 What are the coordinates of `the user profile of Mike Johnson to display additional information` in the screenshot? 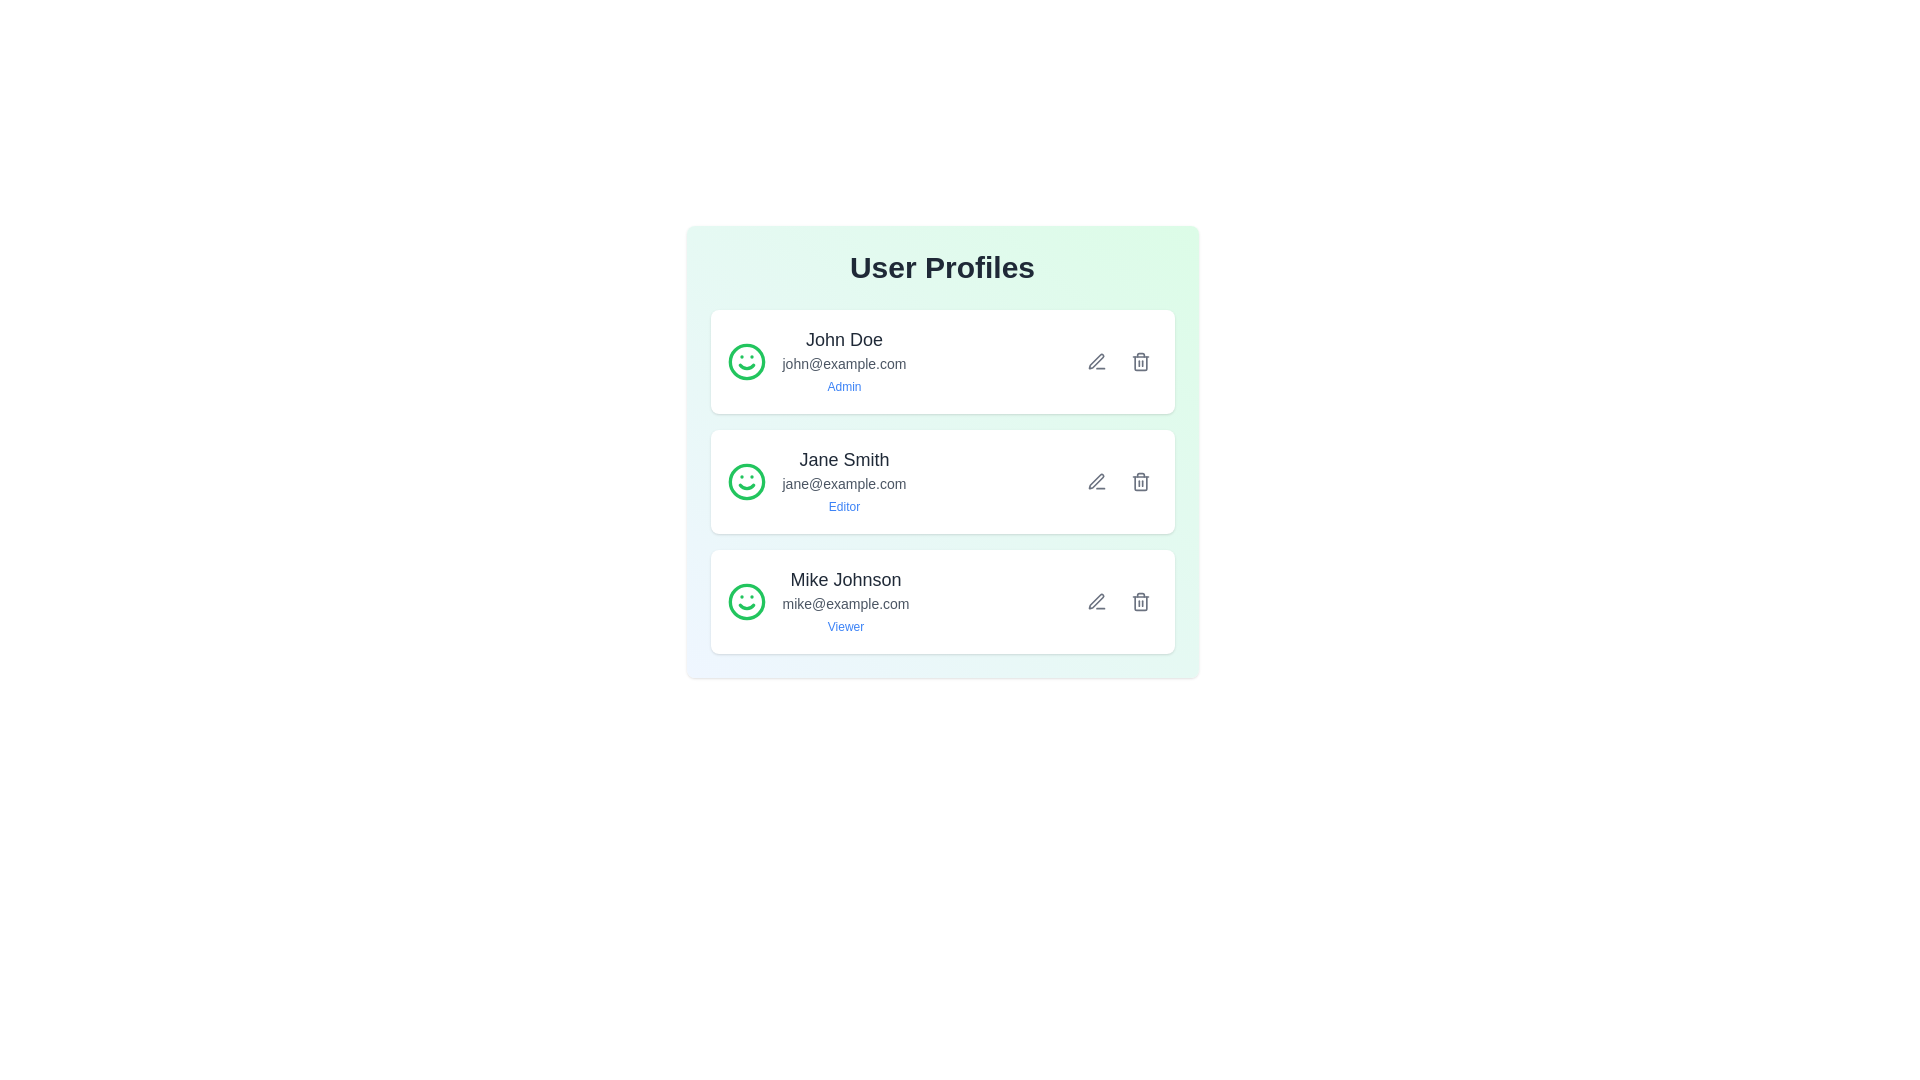 It's located at (818, 600).